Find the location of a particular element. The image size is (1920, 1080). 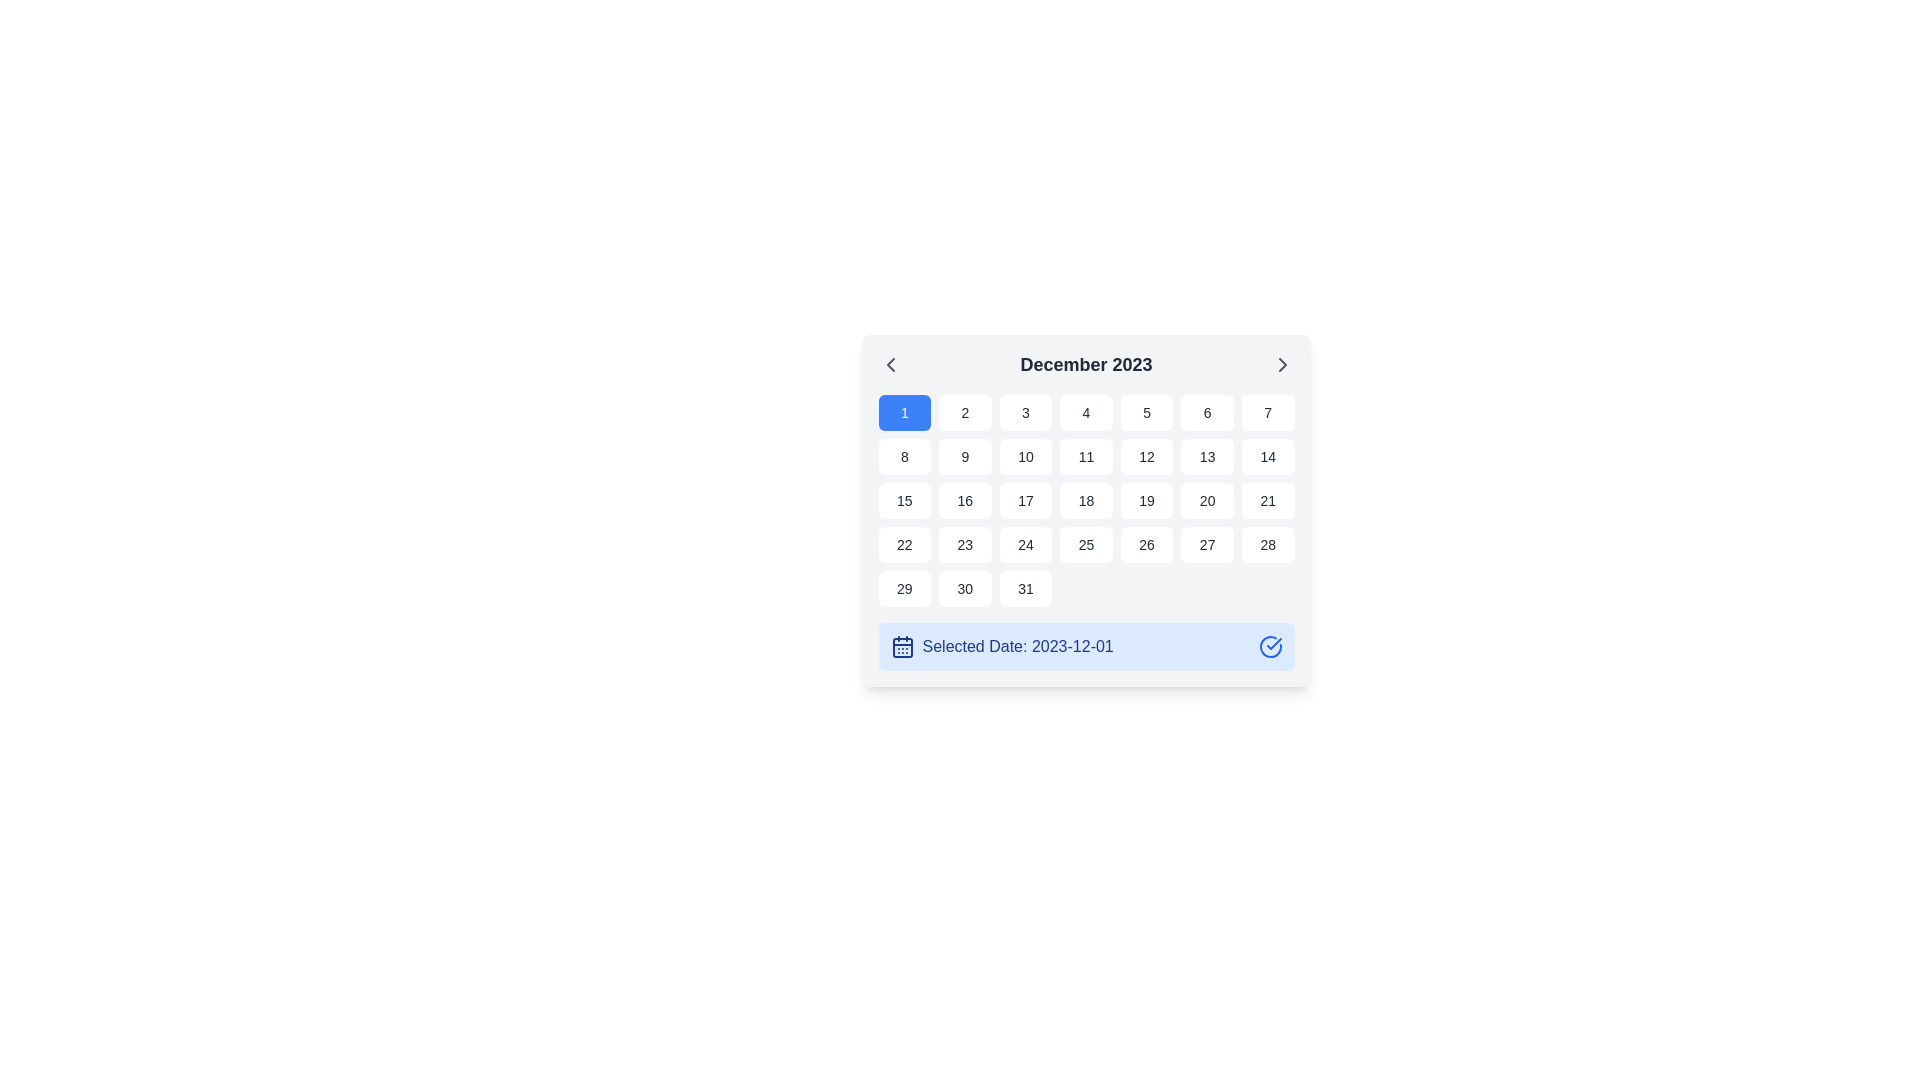

a specific date in the calendar using the Date Picker Component located in the center of the viewable area is located at coordinates (1085, 509).